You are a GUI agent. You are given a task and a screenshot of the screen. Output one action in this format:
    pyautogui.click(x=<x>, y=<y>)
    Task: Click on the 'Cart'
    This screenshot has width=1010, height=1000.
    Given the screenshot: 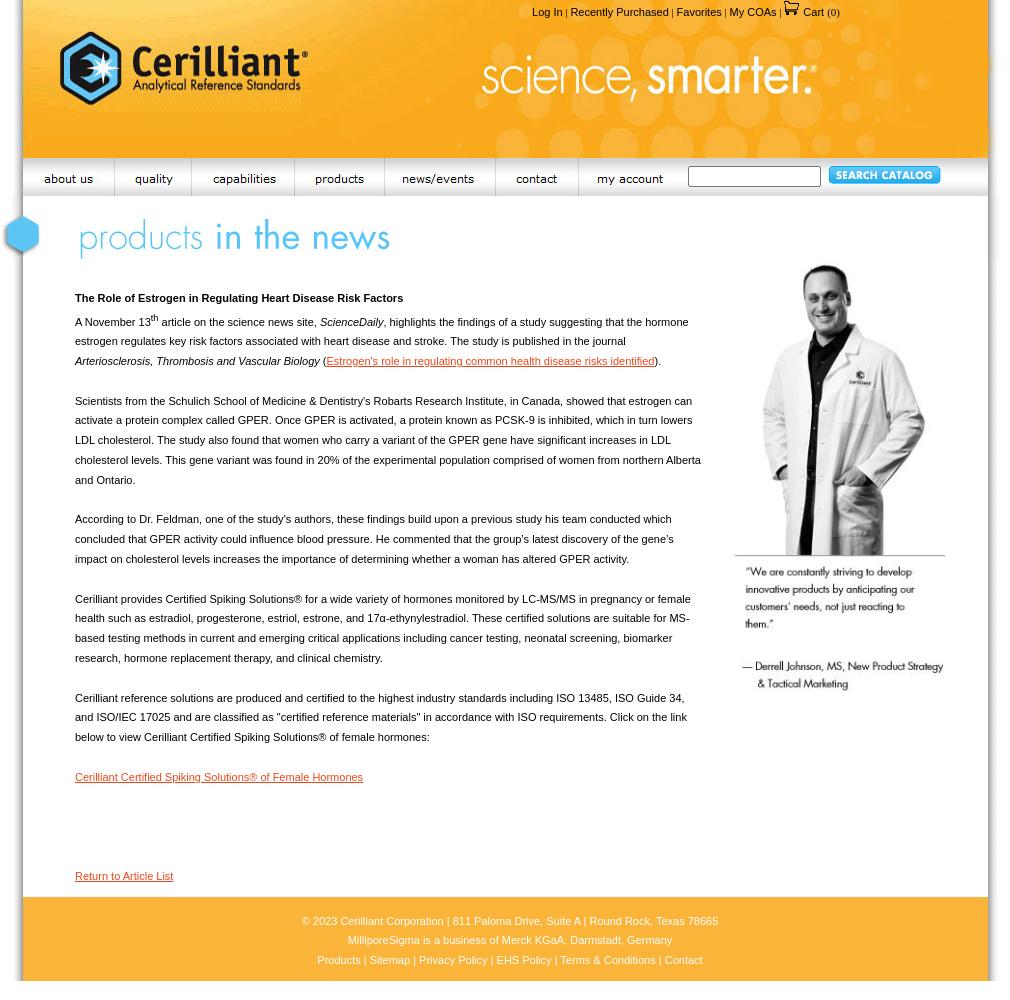 What is the action you would take?
    pyautogui.click(x=800, y=12)
    